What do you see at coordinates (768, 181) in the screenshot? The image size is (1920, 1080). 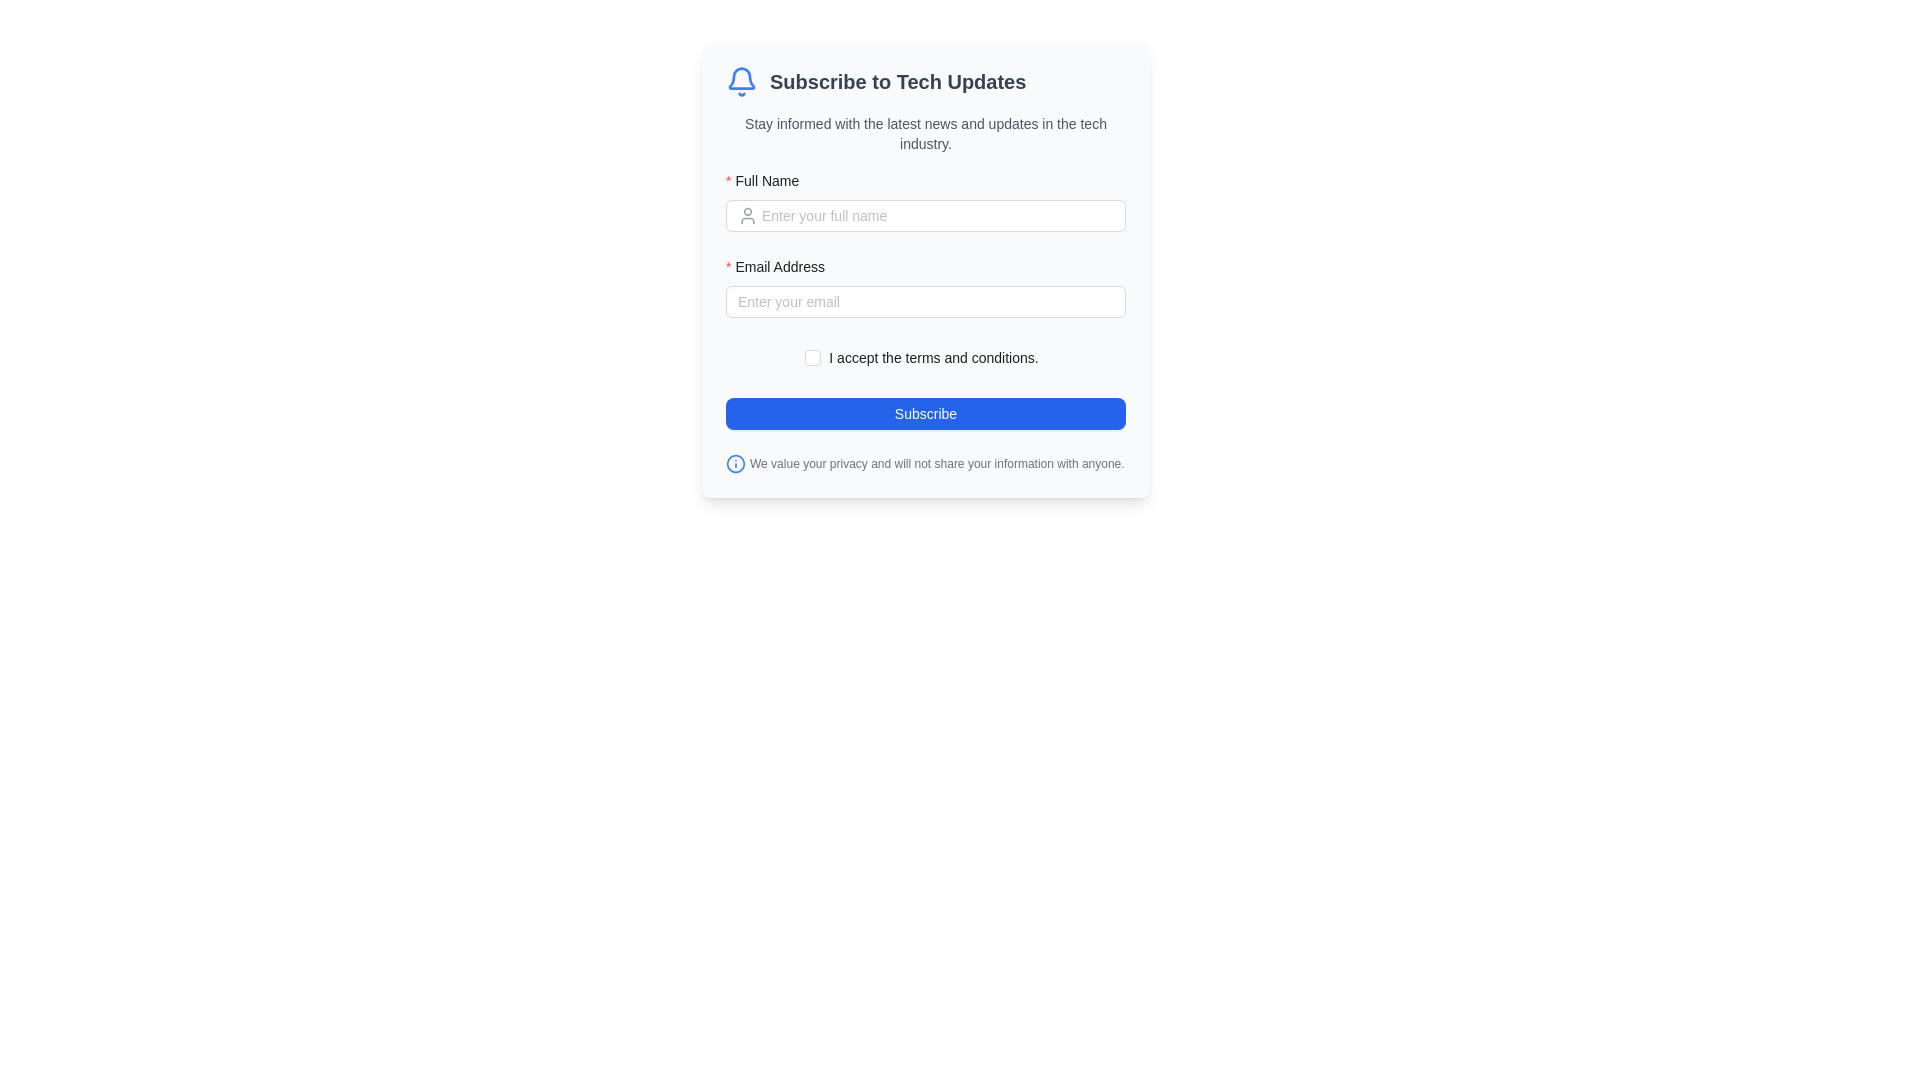 I see `the label indicating 'Enter your full name' in the 'Subscribe to Tech Updates' form, which is positioned near the upper middle of the form` at bounding box center [768, 181].